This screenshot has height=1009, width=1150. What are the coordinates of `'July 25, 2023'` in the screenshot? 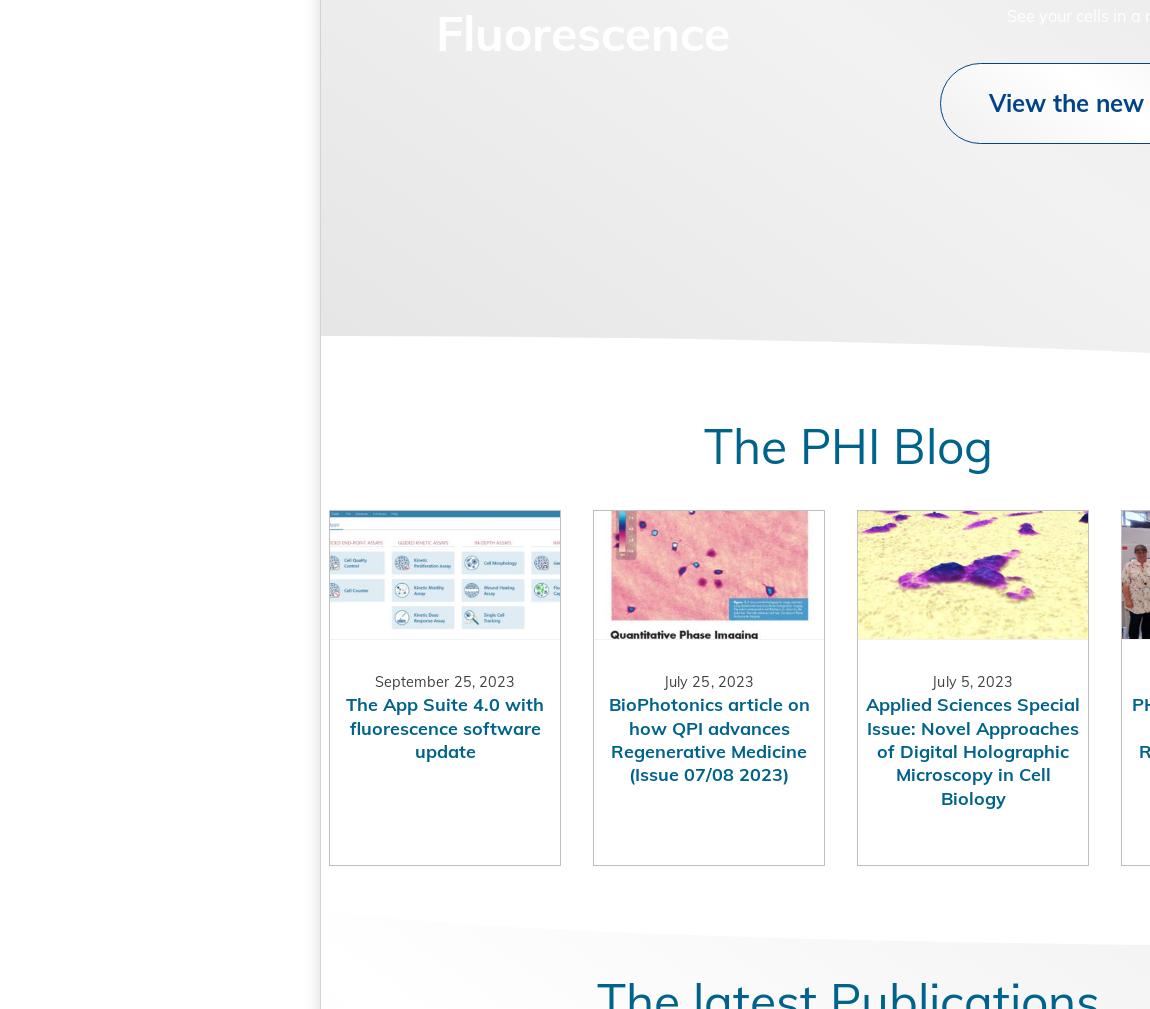 It's located at (628, 724).